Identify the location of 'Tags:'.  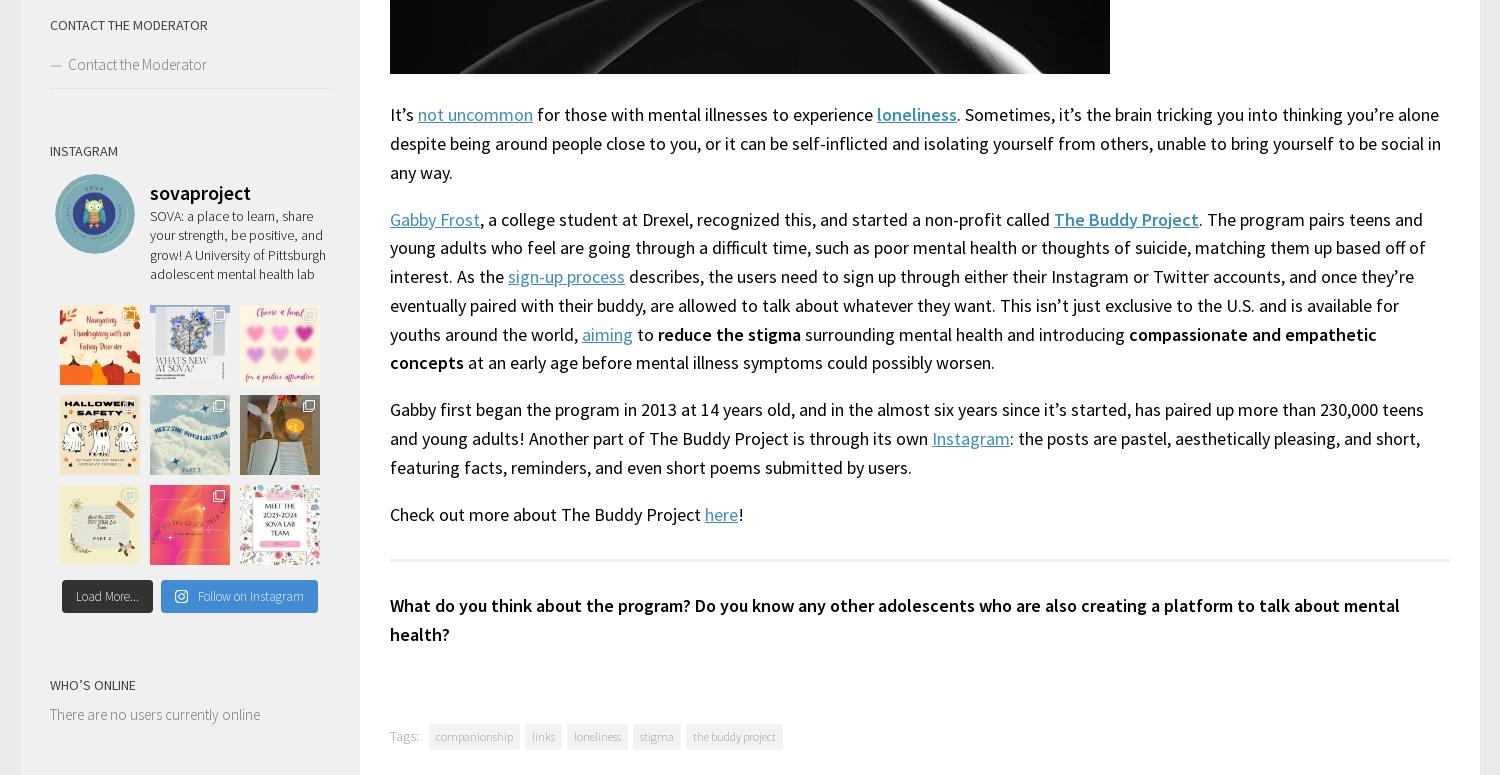
(404, 735).